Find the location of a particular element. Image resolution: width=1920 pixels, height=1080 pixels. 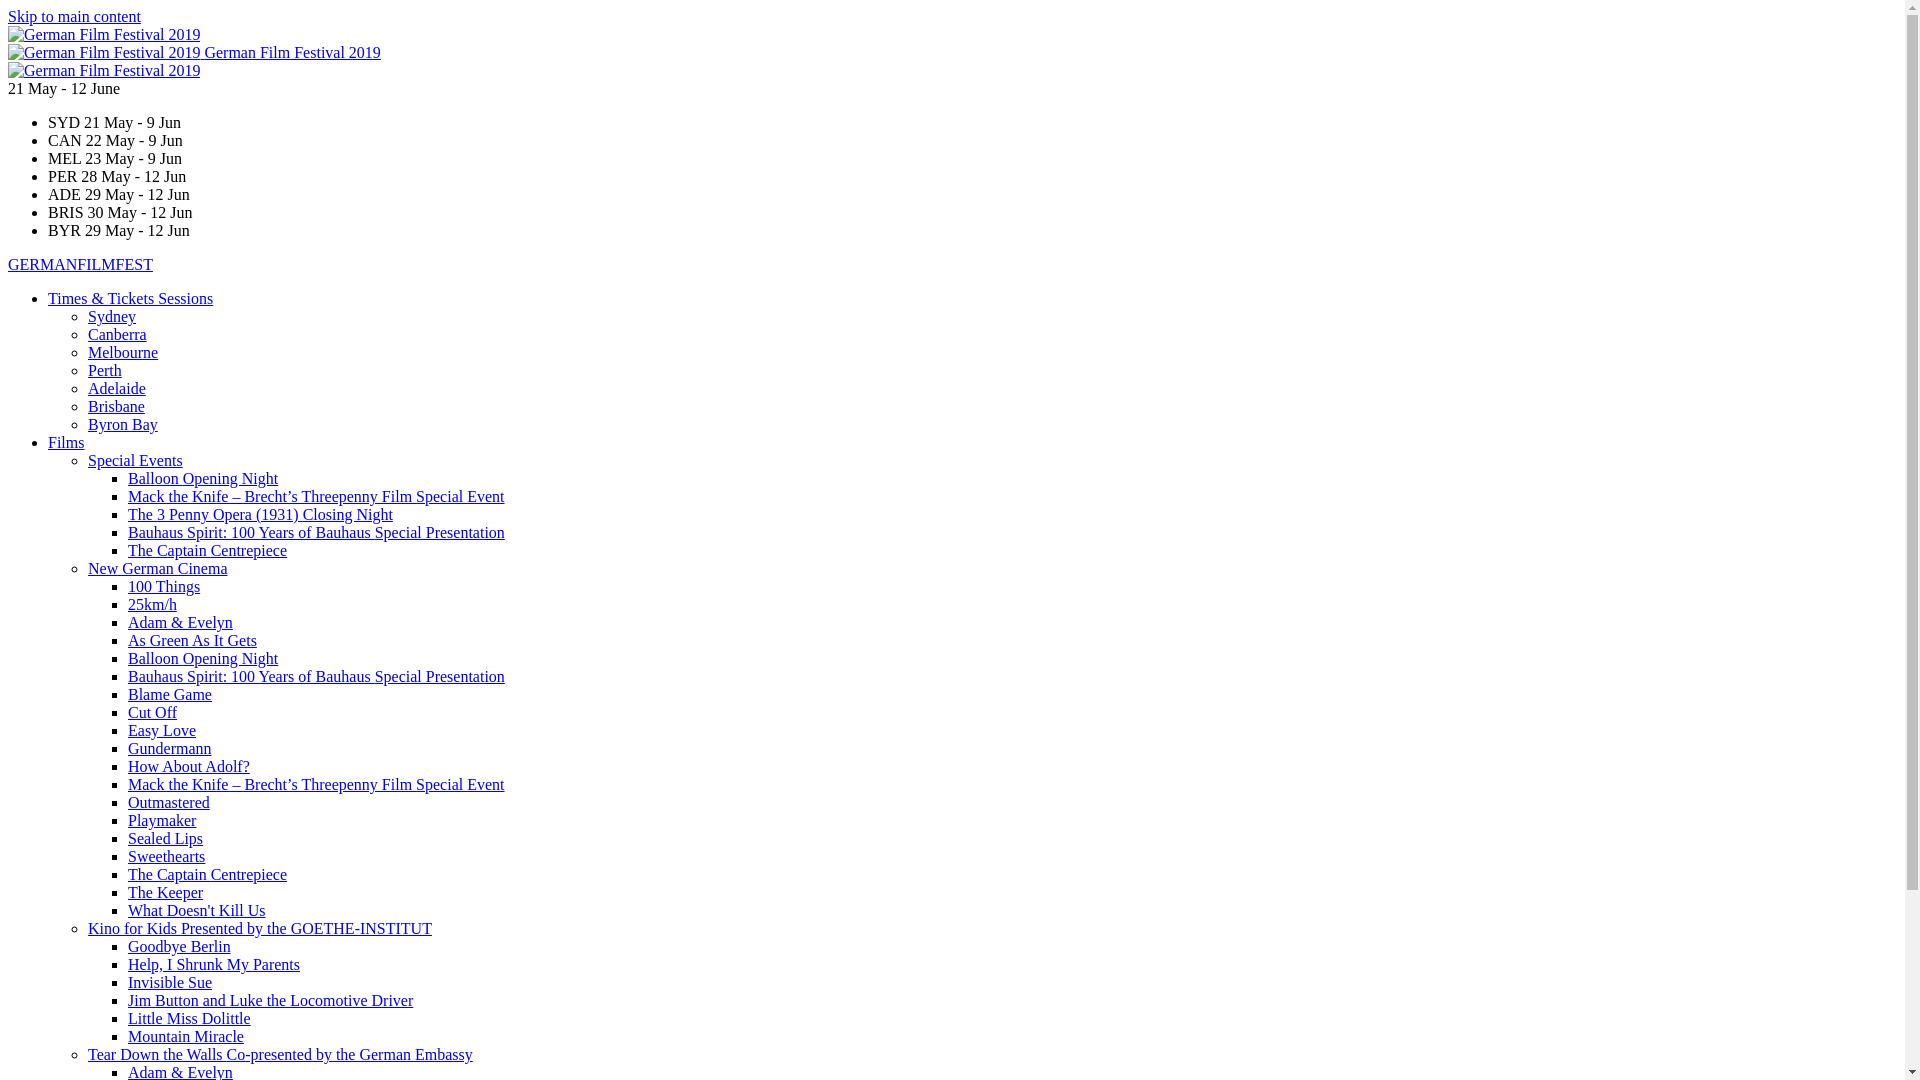

'Help, I Shrunk My Parents' is located at coordinates (214, 963).